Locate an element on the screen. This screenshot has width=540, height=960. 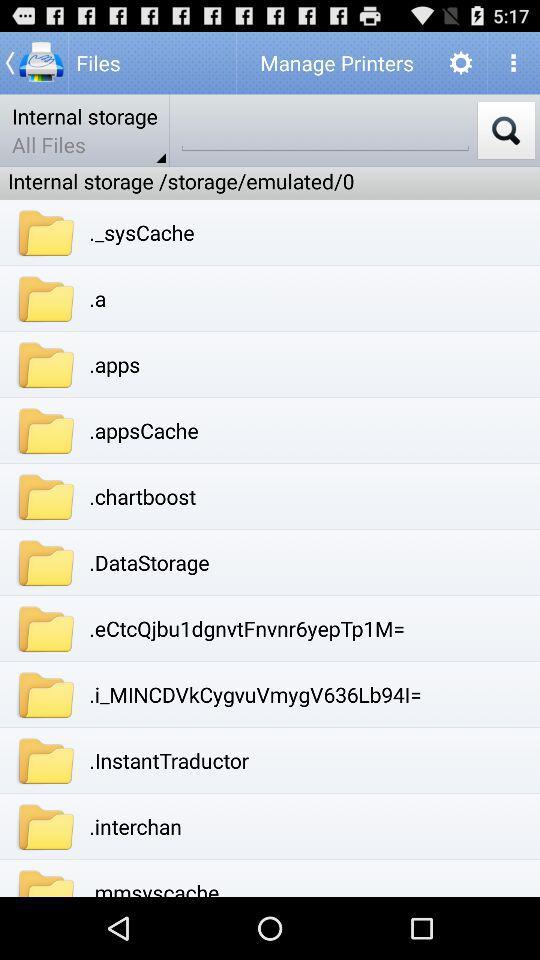
search files is located at coordinates (325, 129).